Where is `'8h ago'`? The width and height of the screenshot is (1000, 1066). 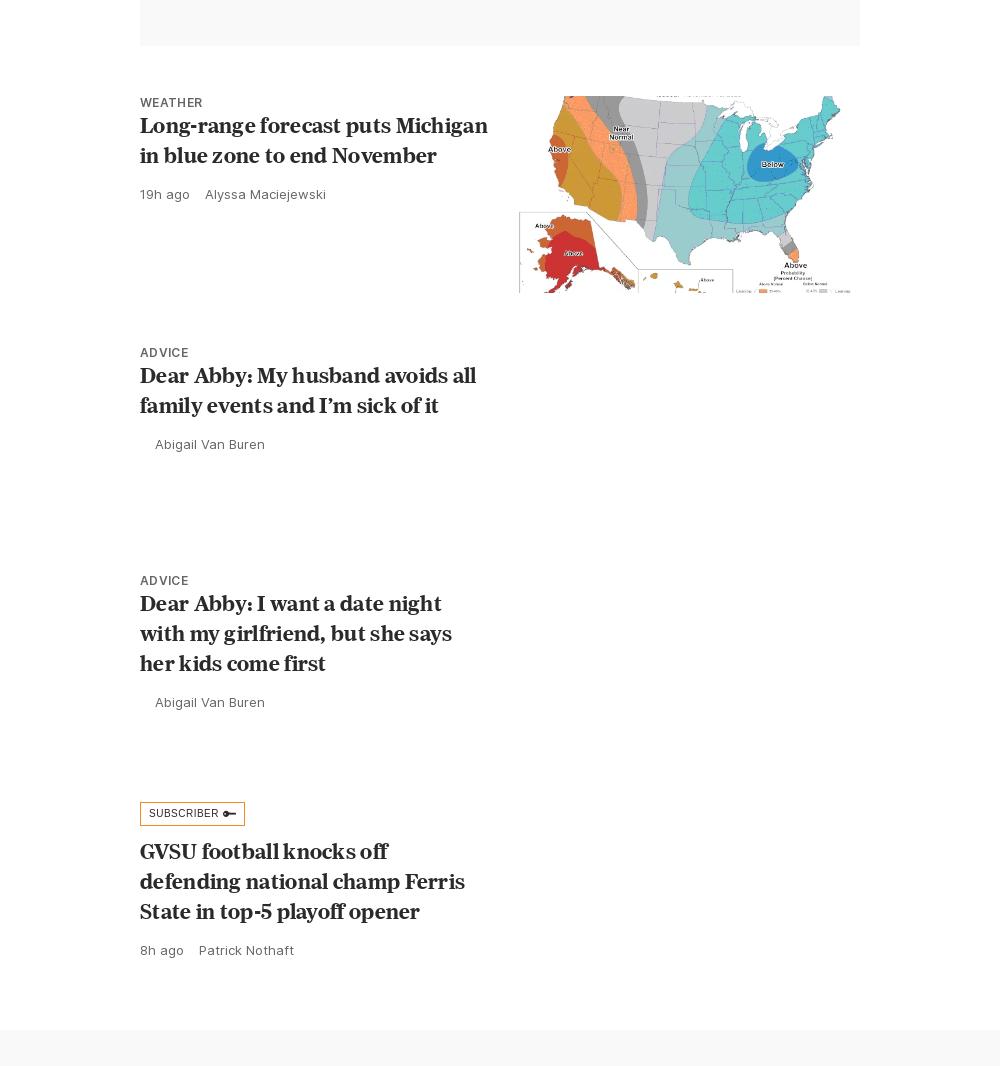 '8h ago' is located at coordinates (140, 948).